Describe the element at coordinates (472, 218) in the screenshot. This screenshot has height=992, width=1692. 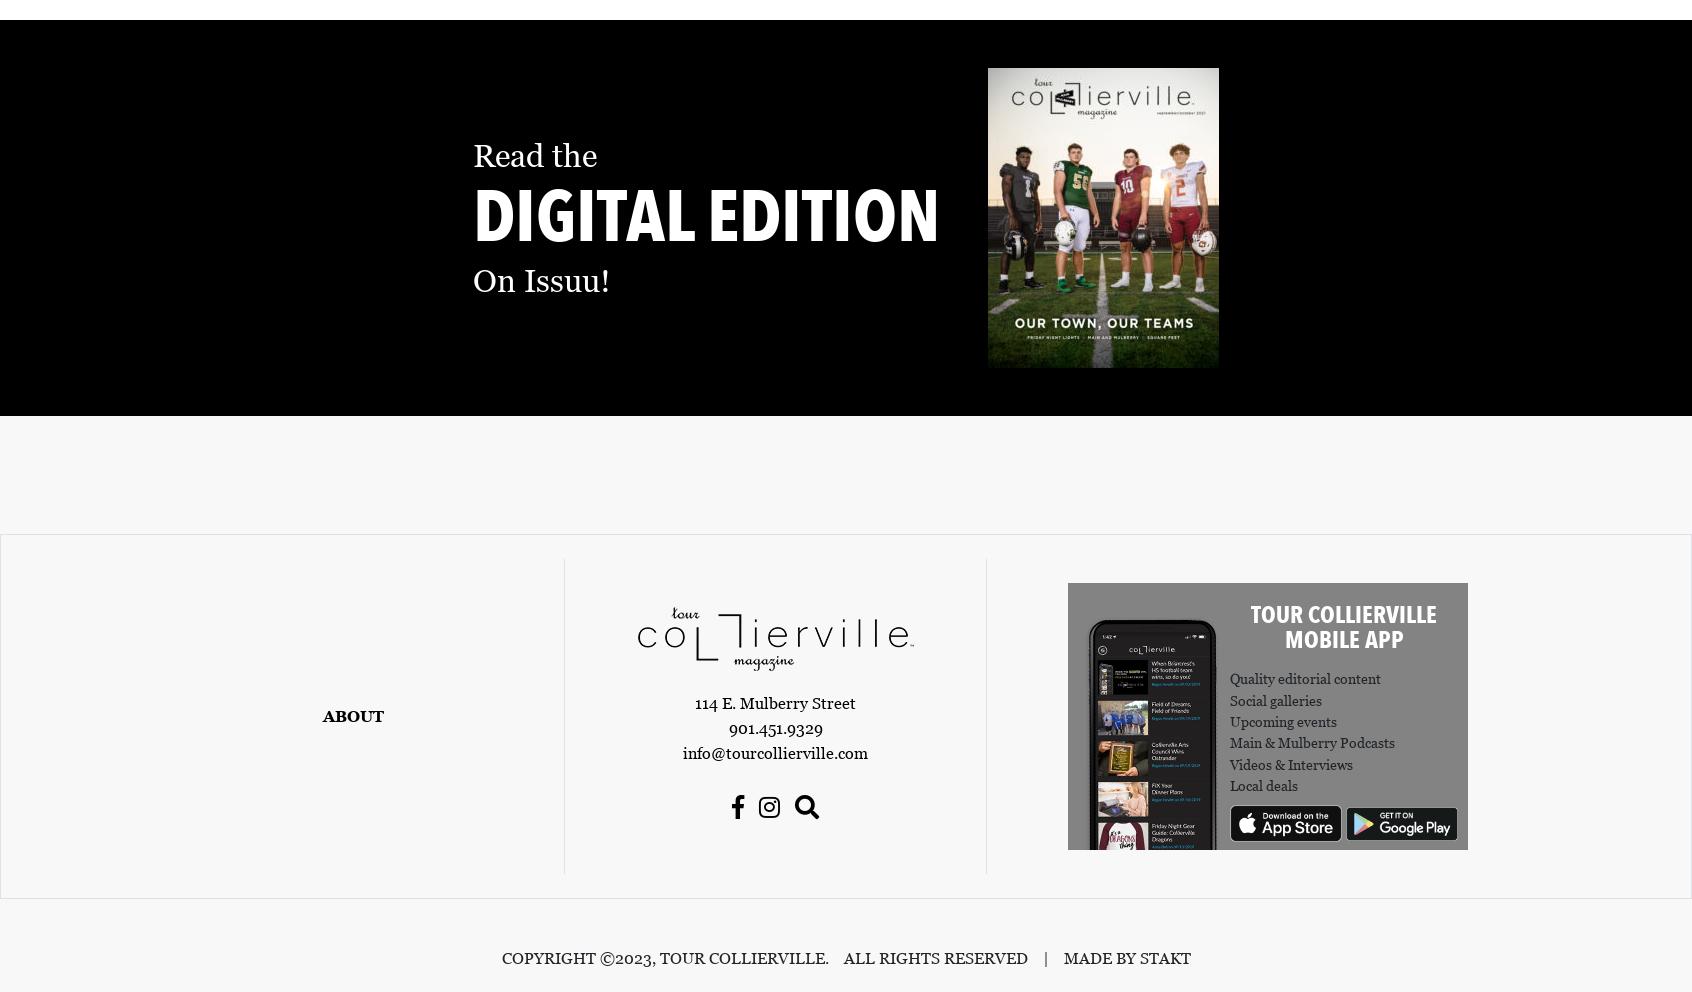
I see `'Digital Edition'` at that location.